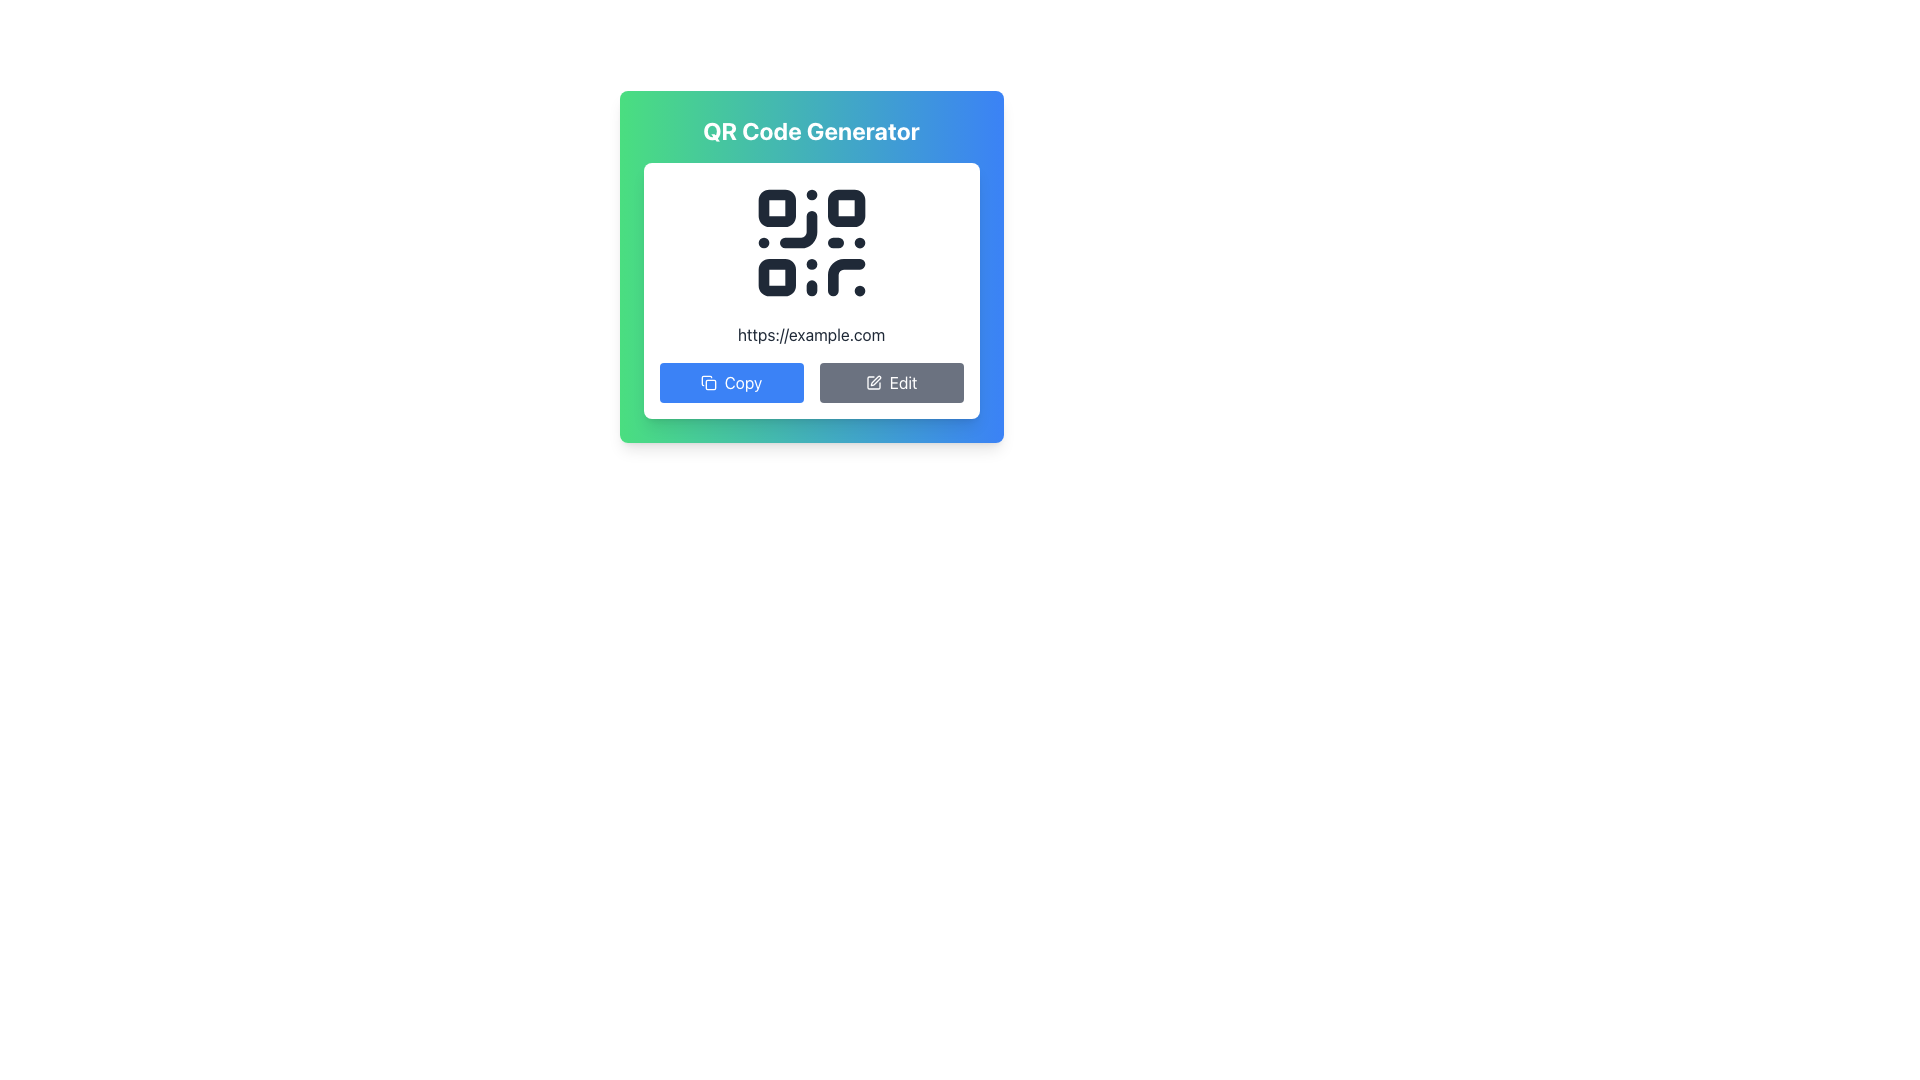 This screenshot has height=1080, width=1920. I want to click on the dark QR Code icon located, so click(811, 242).